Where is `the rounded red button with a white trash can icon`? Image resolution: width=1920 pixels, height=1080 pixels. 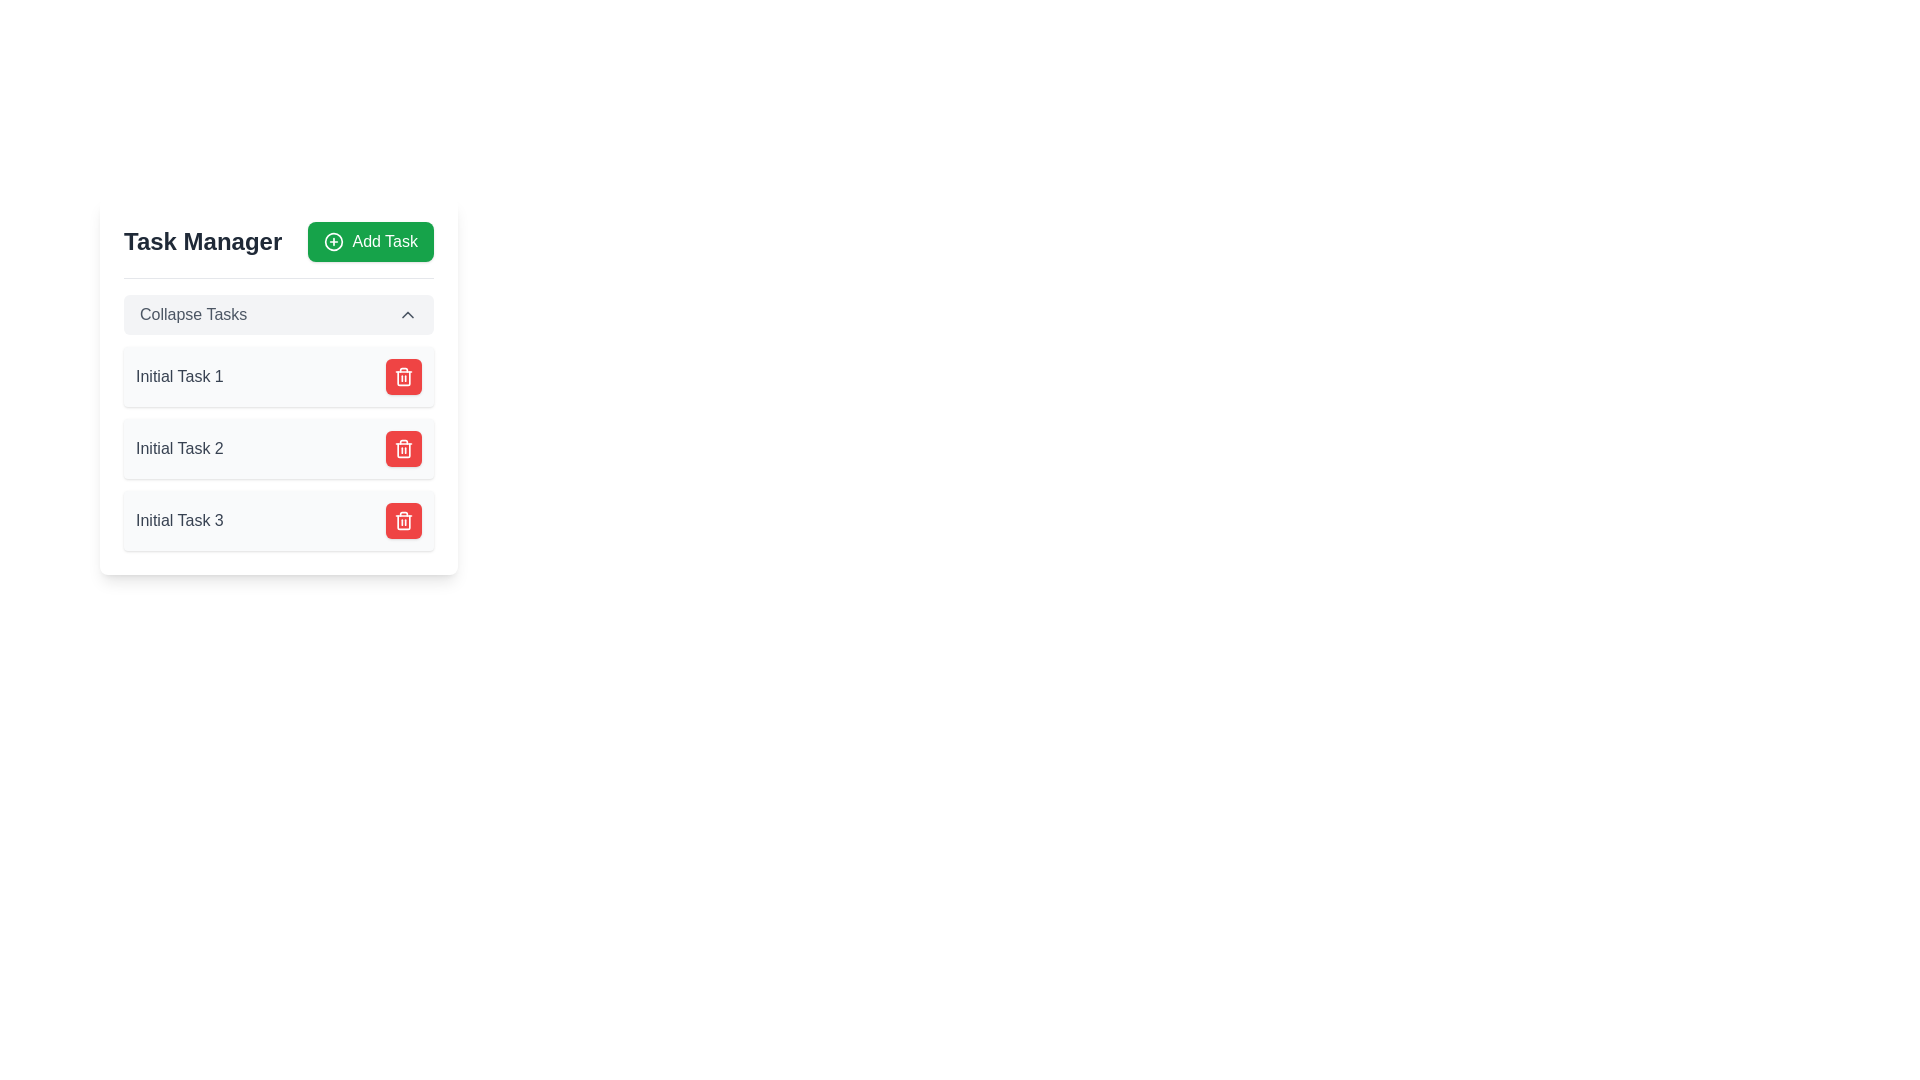
the rounded red button with a white trash can icon is located at coordinates (402, 377).